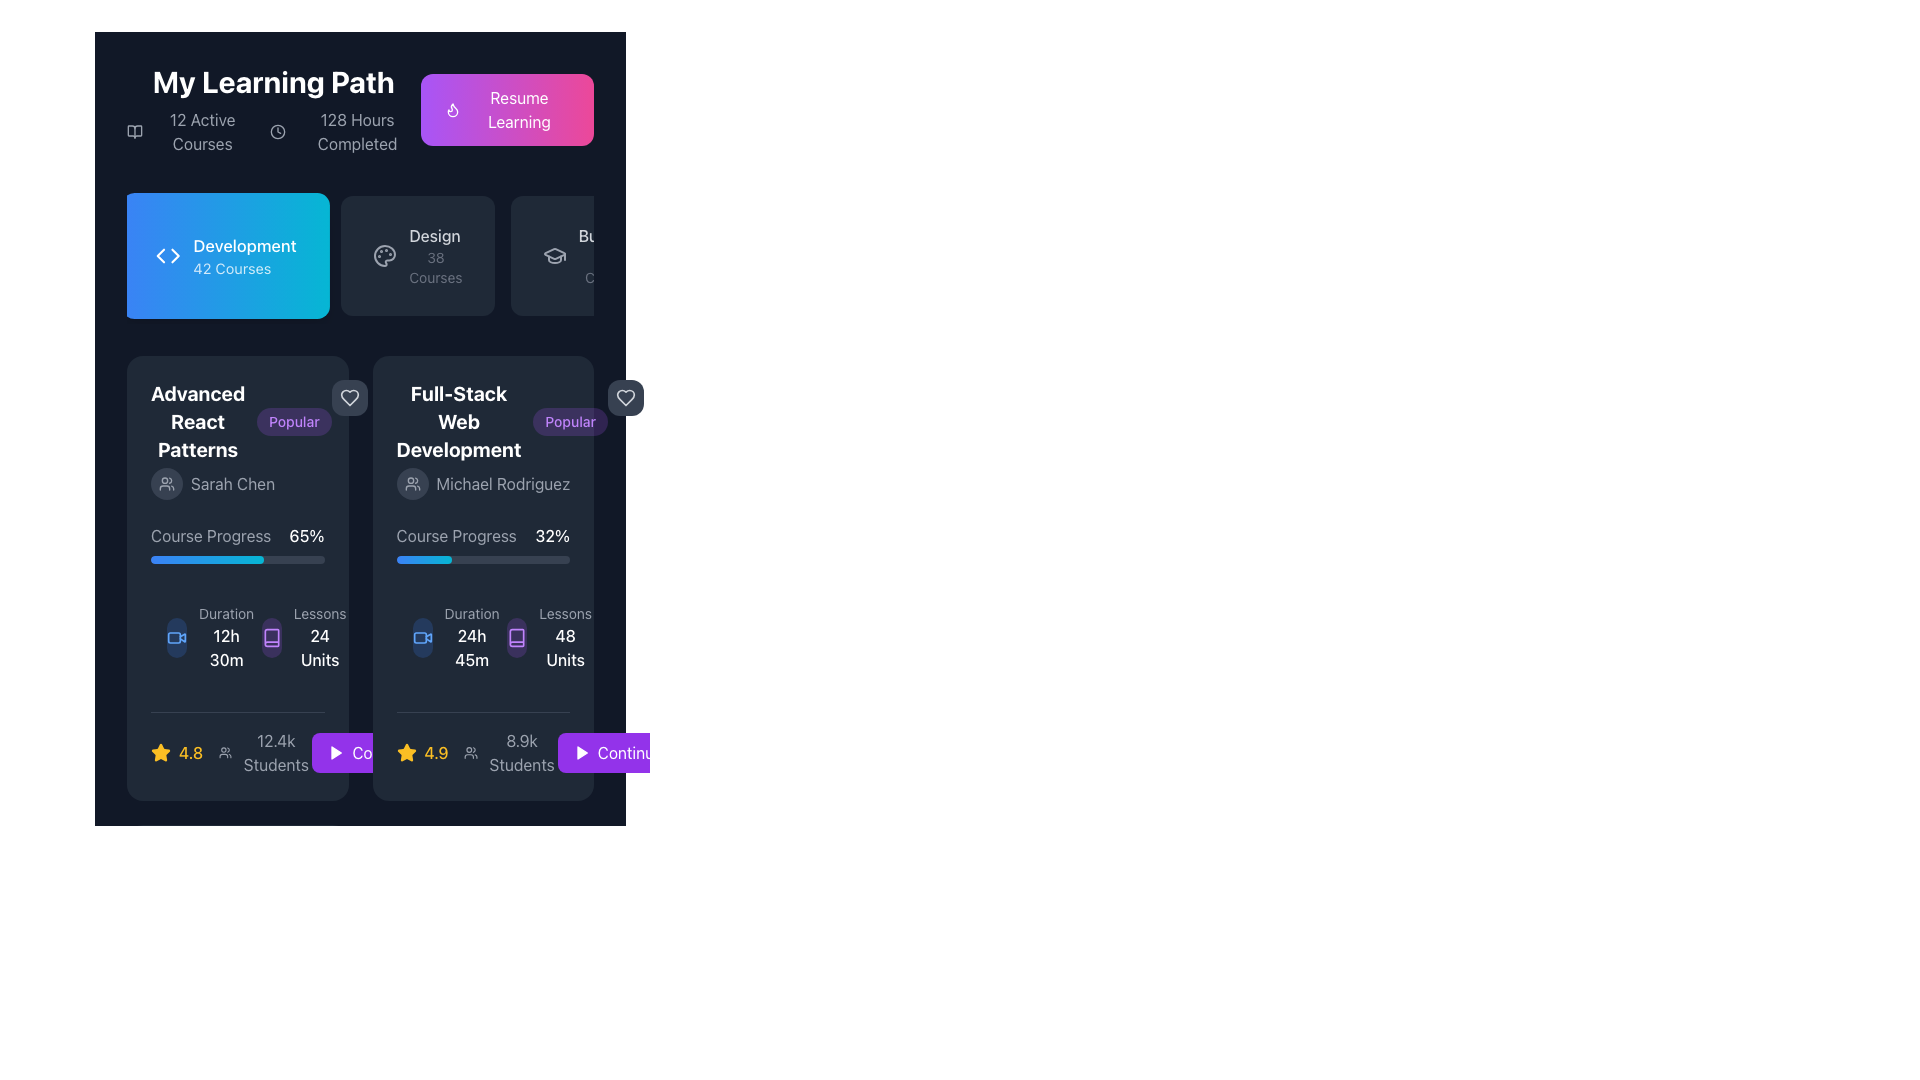 This screenshot has height=1080, width=1920. I want to click on the left-pointing chevron icon used for navigating backward in the Development section card's header, so click(160, 254).